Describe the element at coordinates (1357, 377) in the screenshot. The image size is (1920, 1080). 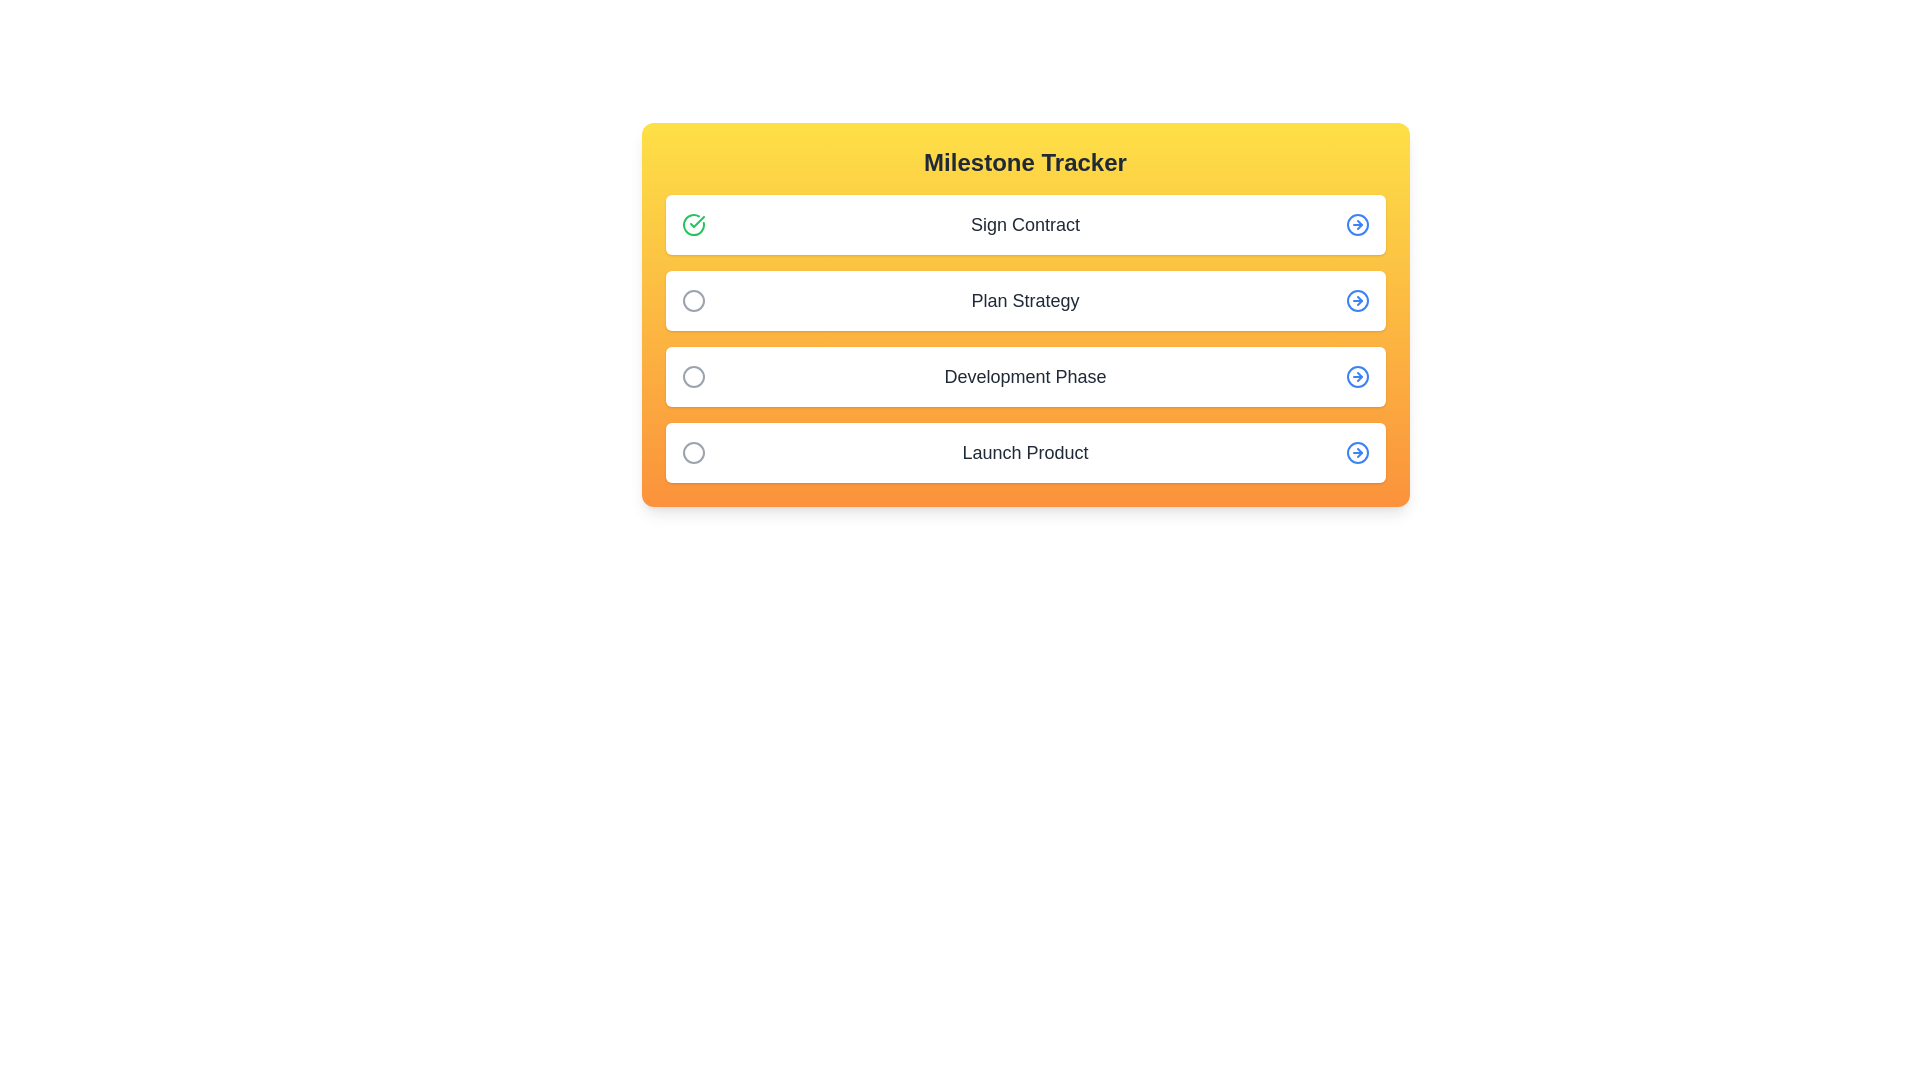
I see `the blue circular icon with a rightward arrow, located at the far-right side of the 'Development Phase' section in the milestone tracker interface` at that location.